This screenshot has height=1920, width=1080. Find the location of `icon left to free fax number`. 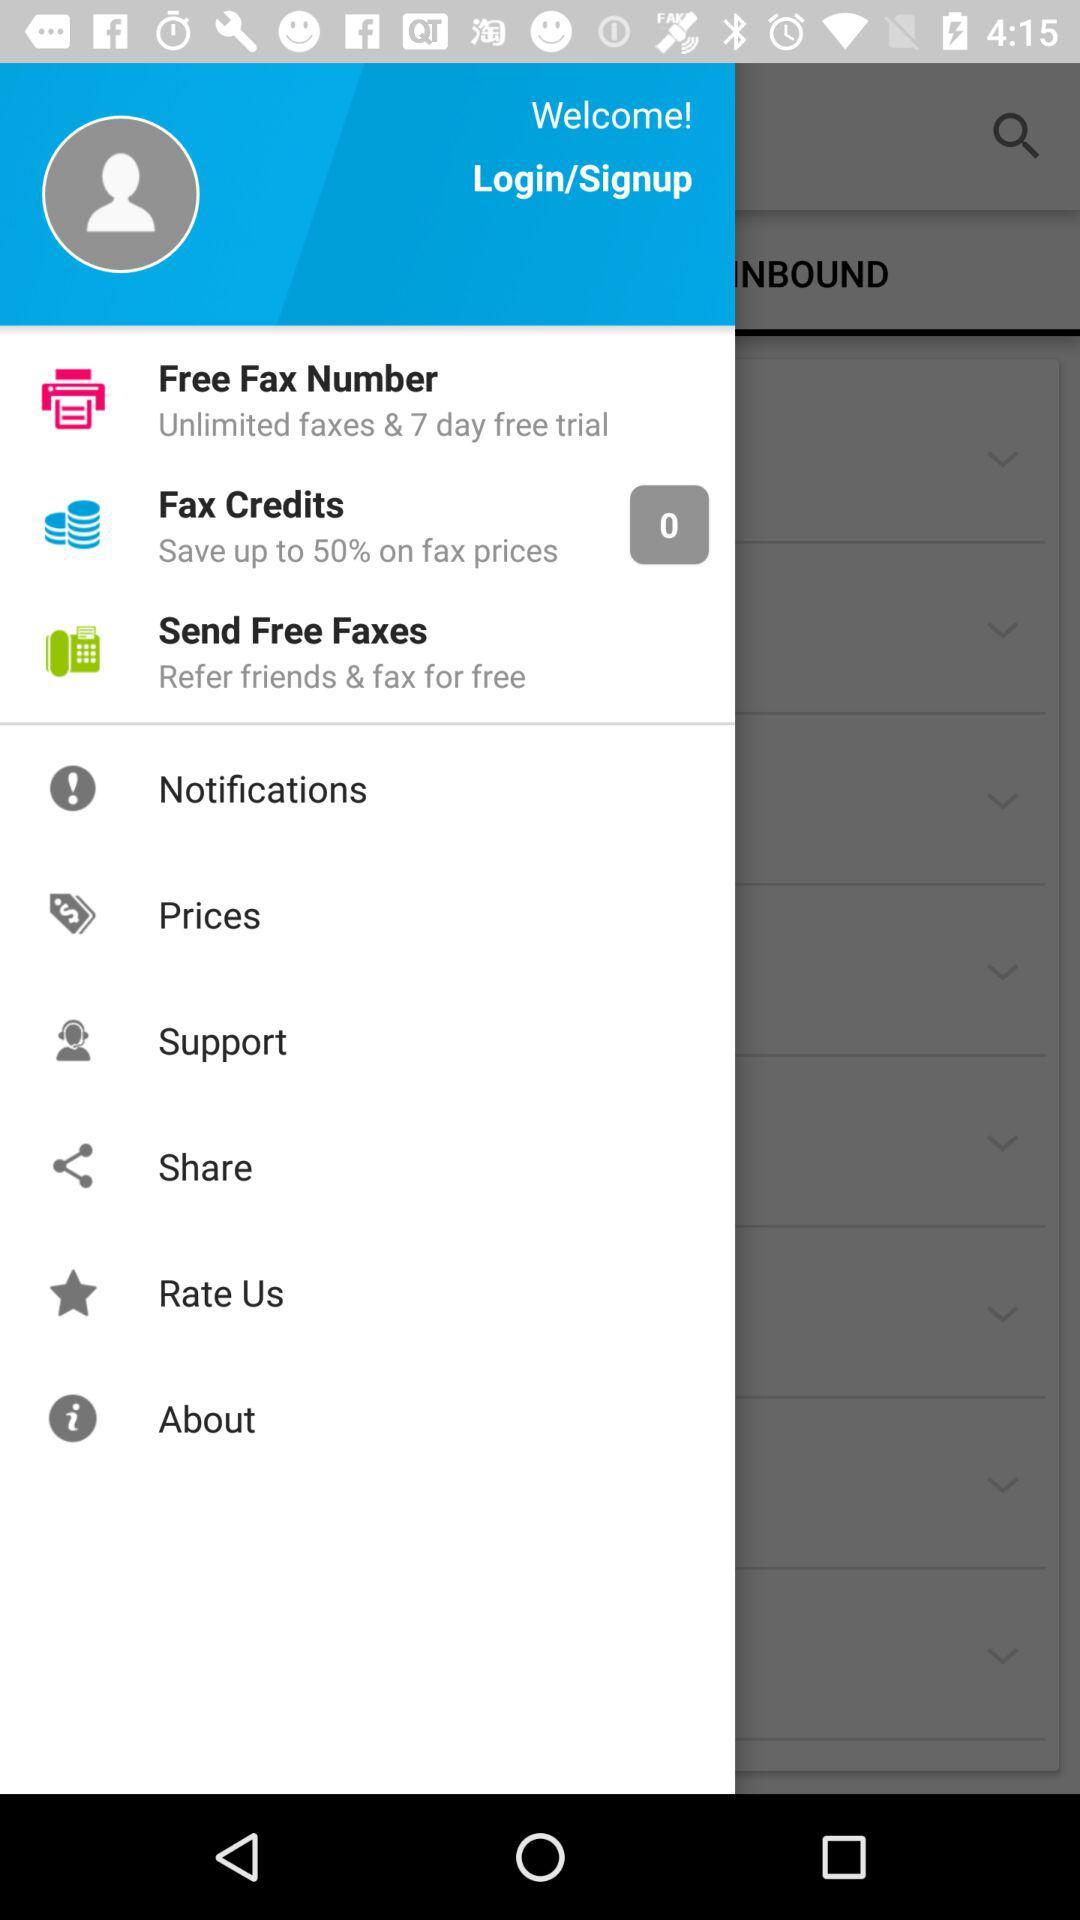

icon left to free fax number is located at coordinates (72, 398).